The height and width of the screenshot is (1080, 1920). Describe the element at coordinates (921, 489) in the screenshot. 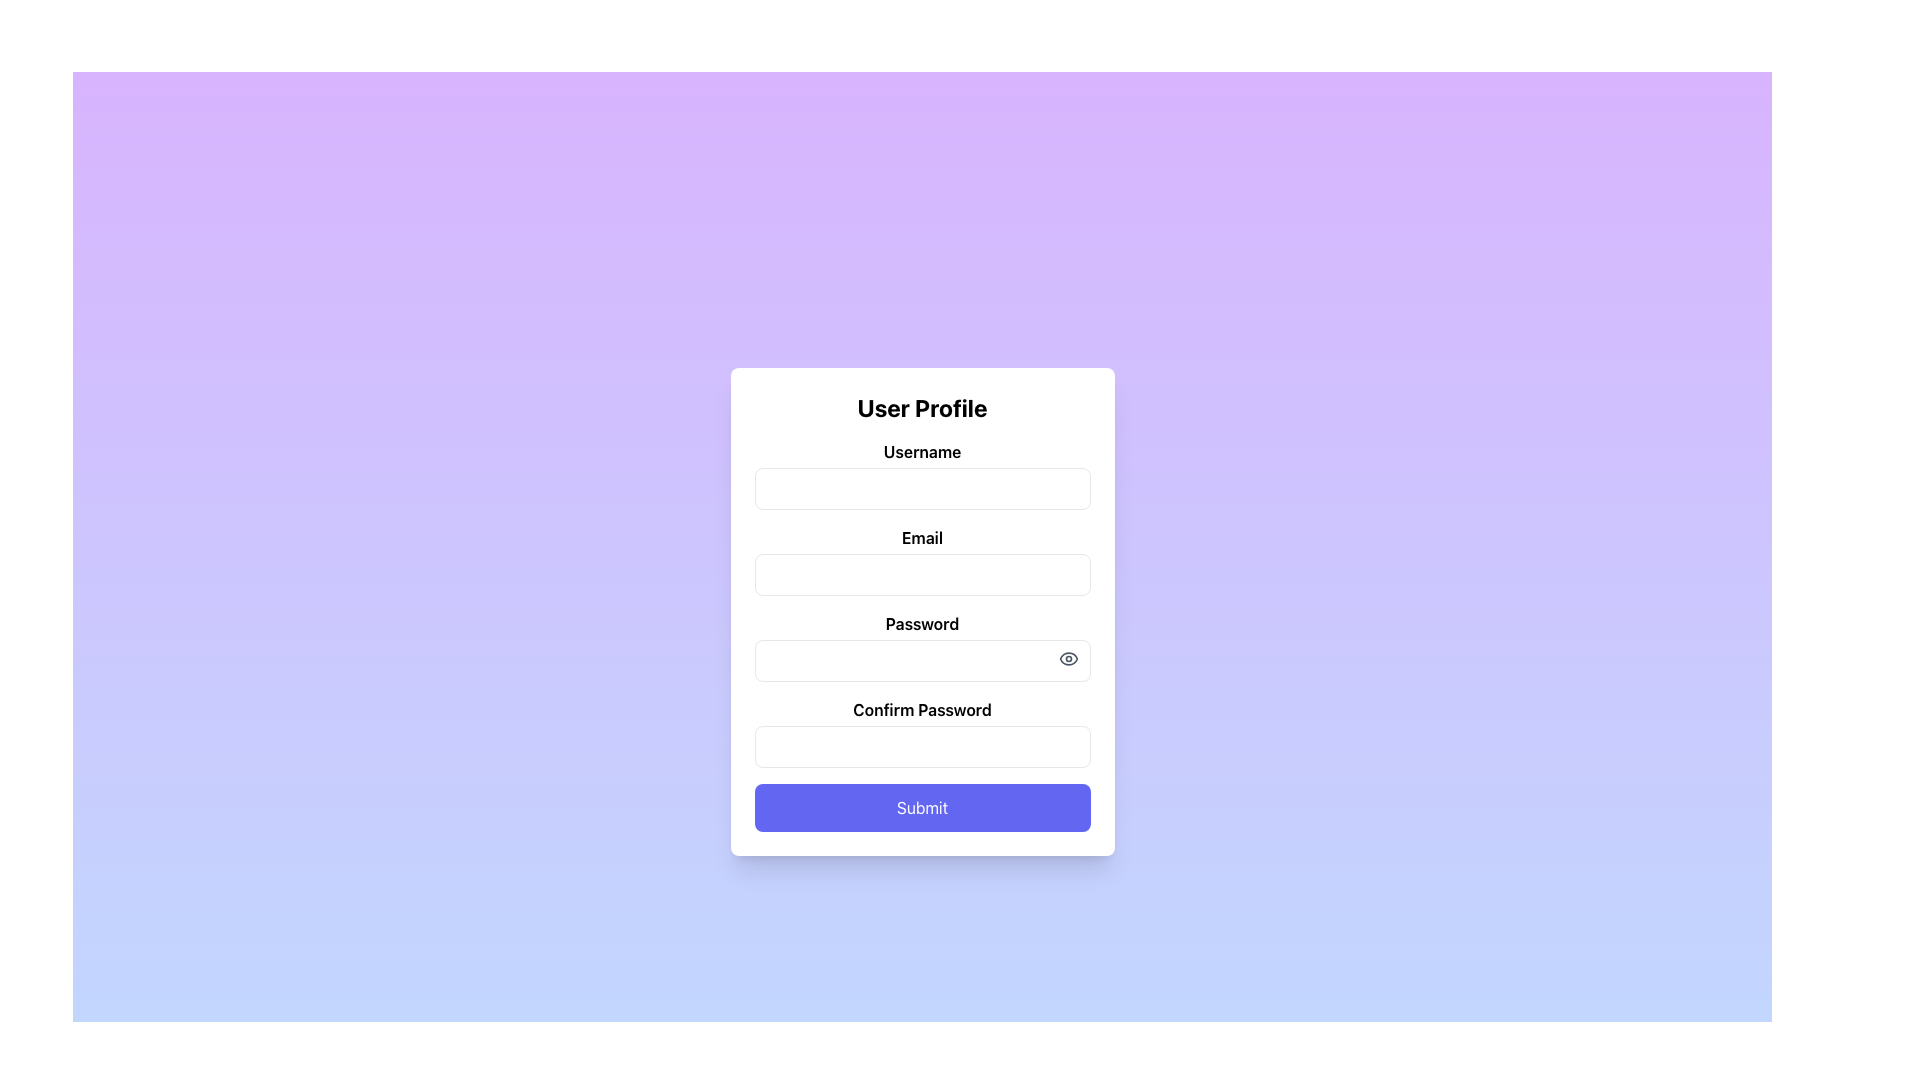

I see `the text input field for entering a username by clicking inside it to type` at that location.